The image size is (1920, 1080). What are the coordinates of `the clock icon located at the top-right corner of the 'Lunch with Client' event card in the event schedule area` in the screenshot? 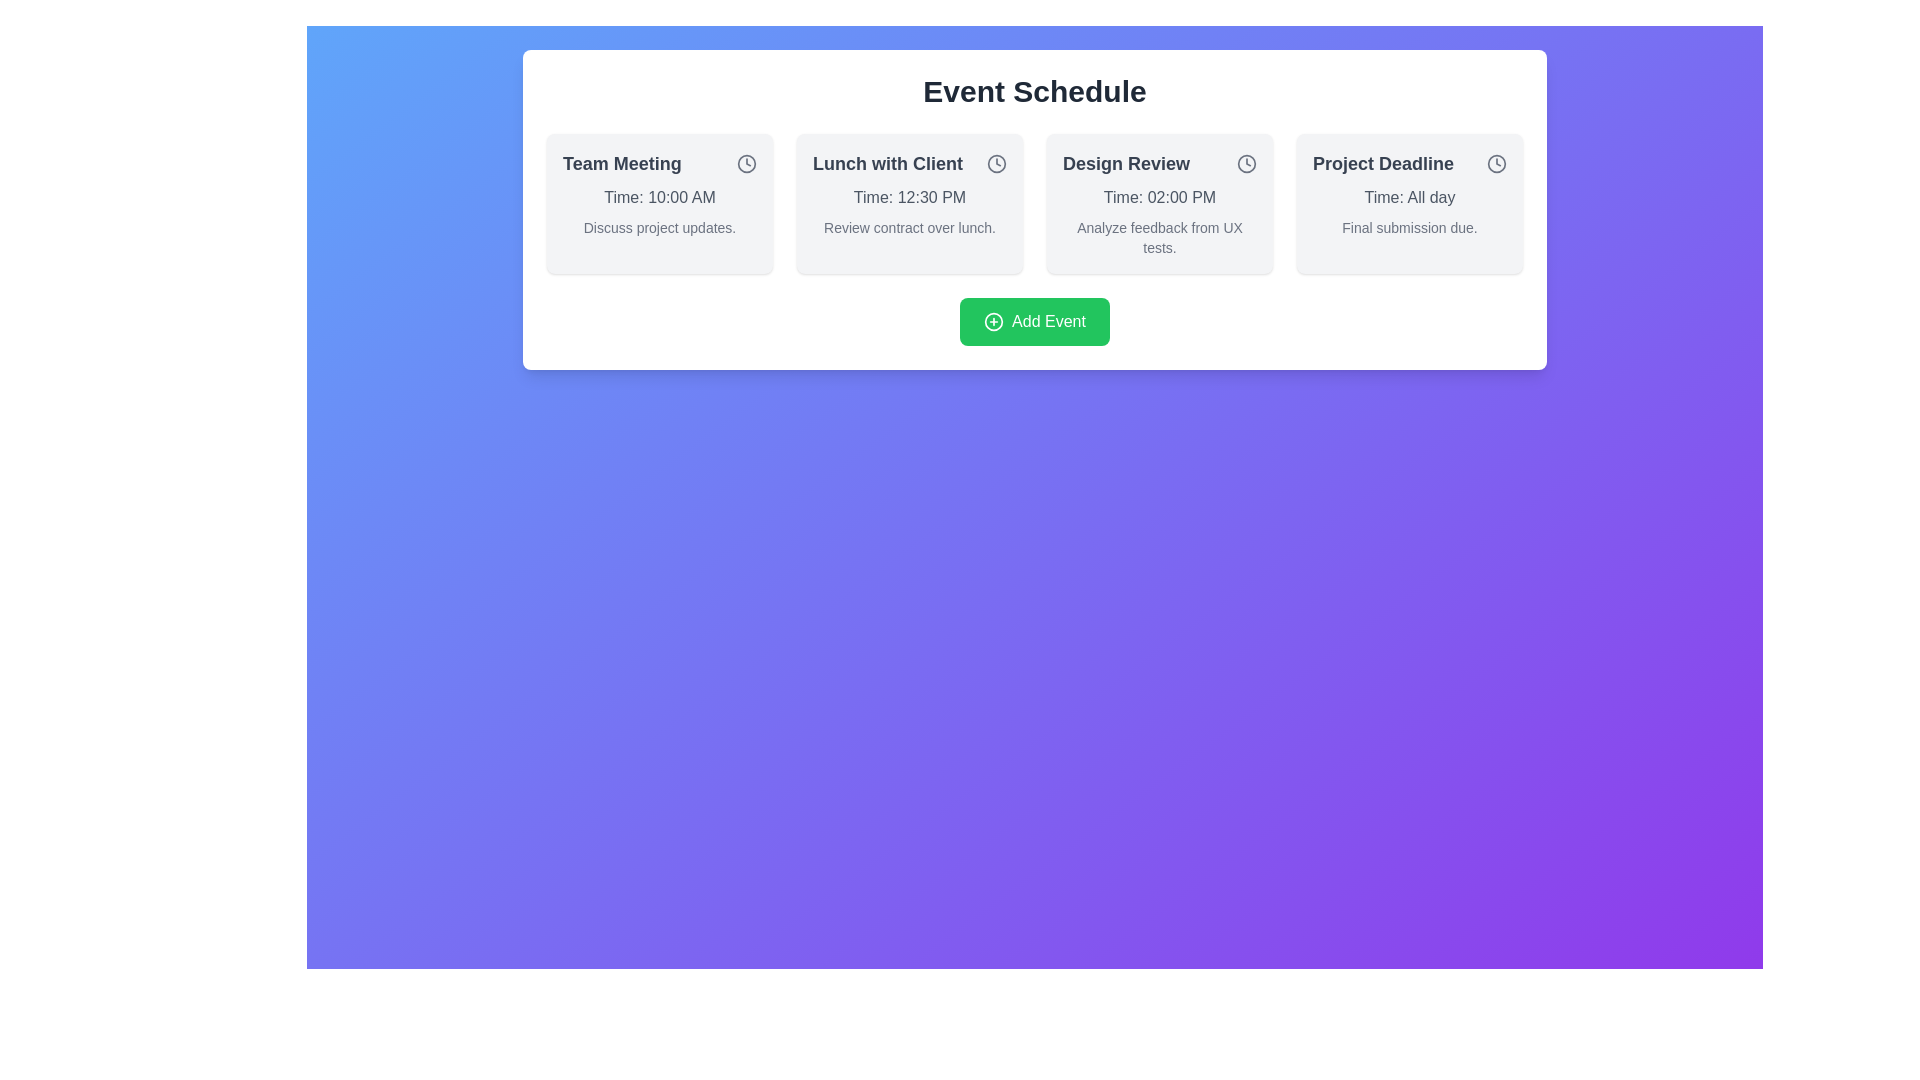 It's located at (997, 163).